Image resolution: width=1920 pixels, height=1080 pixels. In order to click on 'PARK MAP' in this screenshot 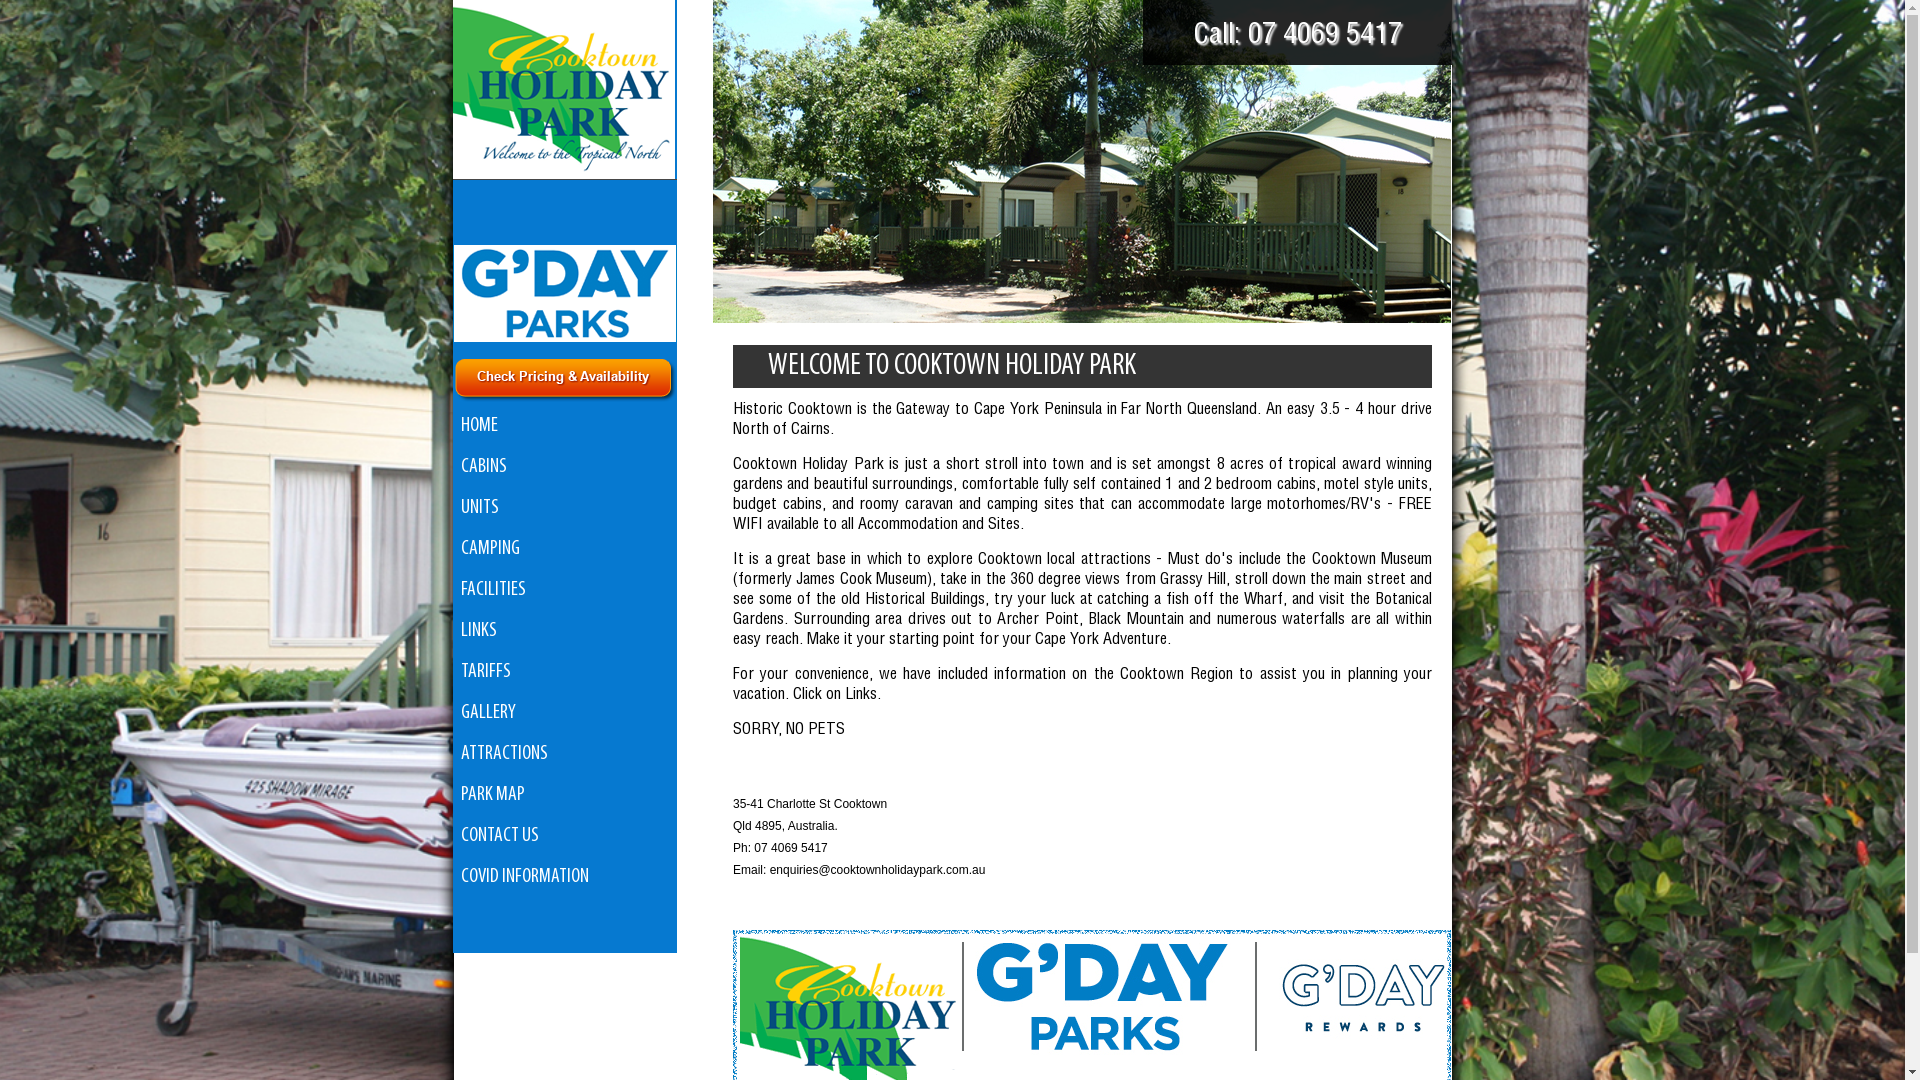, I will do `click(451, 794)`.